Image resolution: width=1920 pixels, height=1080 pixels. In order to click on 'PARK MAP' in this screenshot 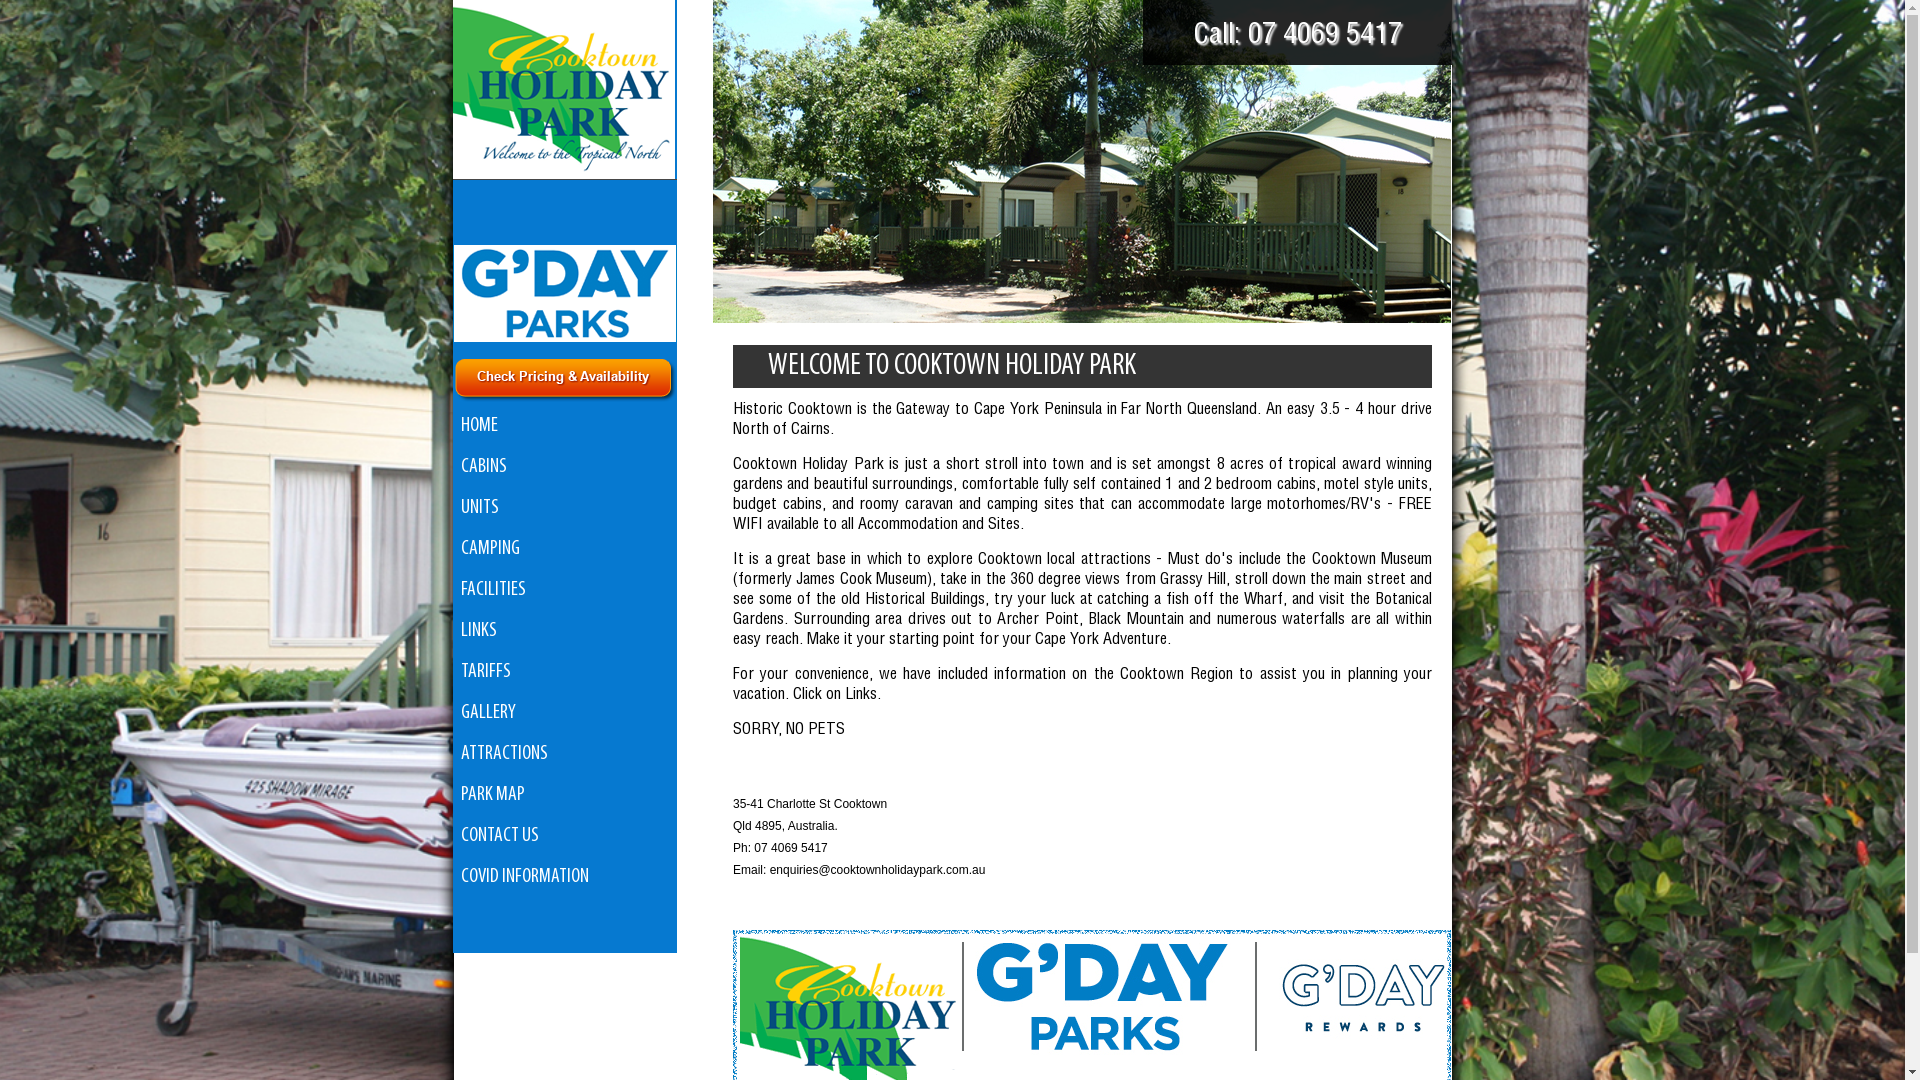, I will do `click(451, 794)`.